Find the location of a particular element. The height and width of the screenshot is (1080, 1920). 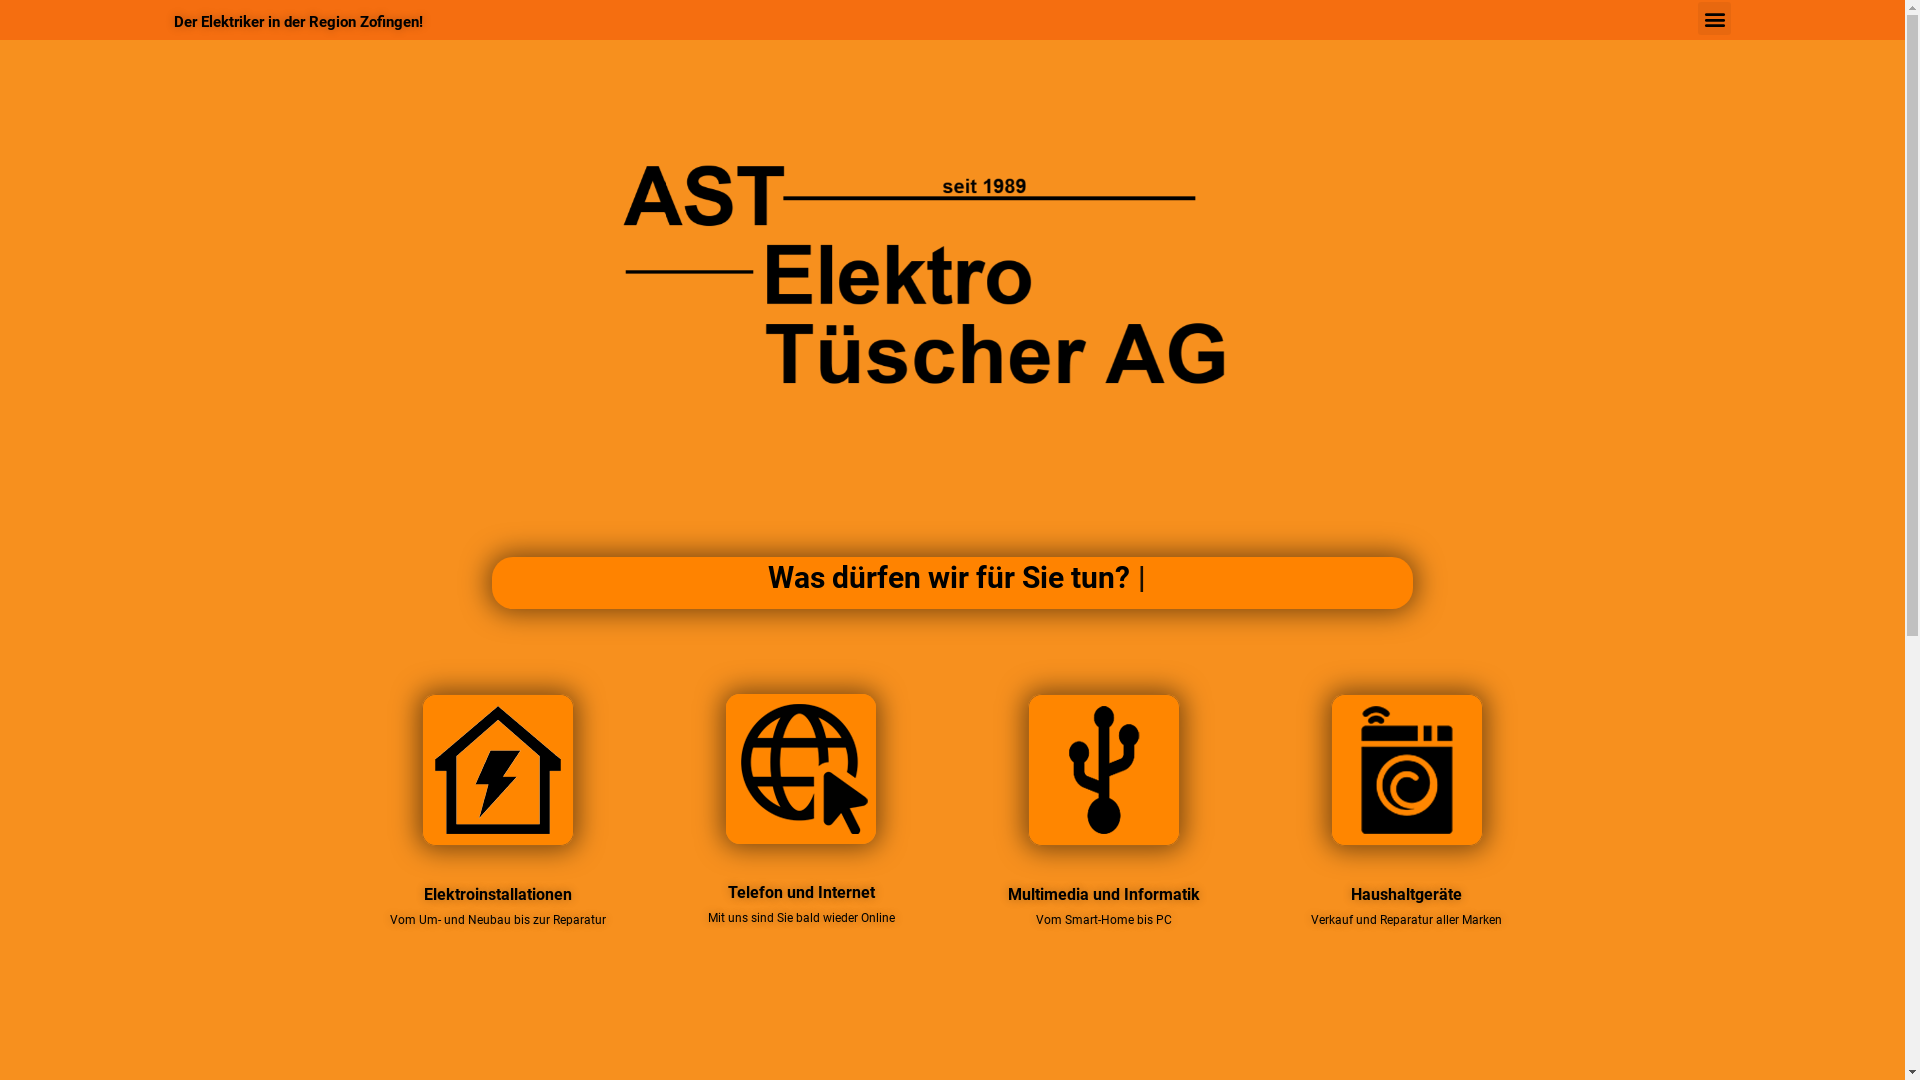

'Elektroinstallationen' is located at coordinates (498, 769).